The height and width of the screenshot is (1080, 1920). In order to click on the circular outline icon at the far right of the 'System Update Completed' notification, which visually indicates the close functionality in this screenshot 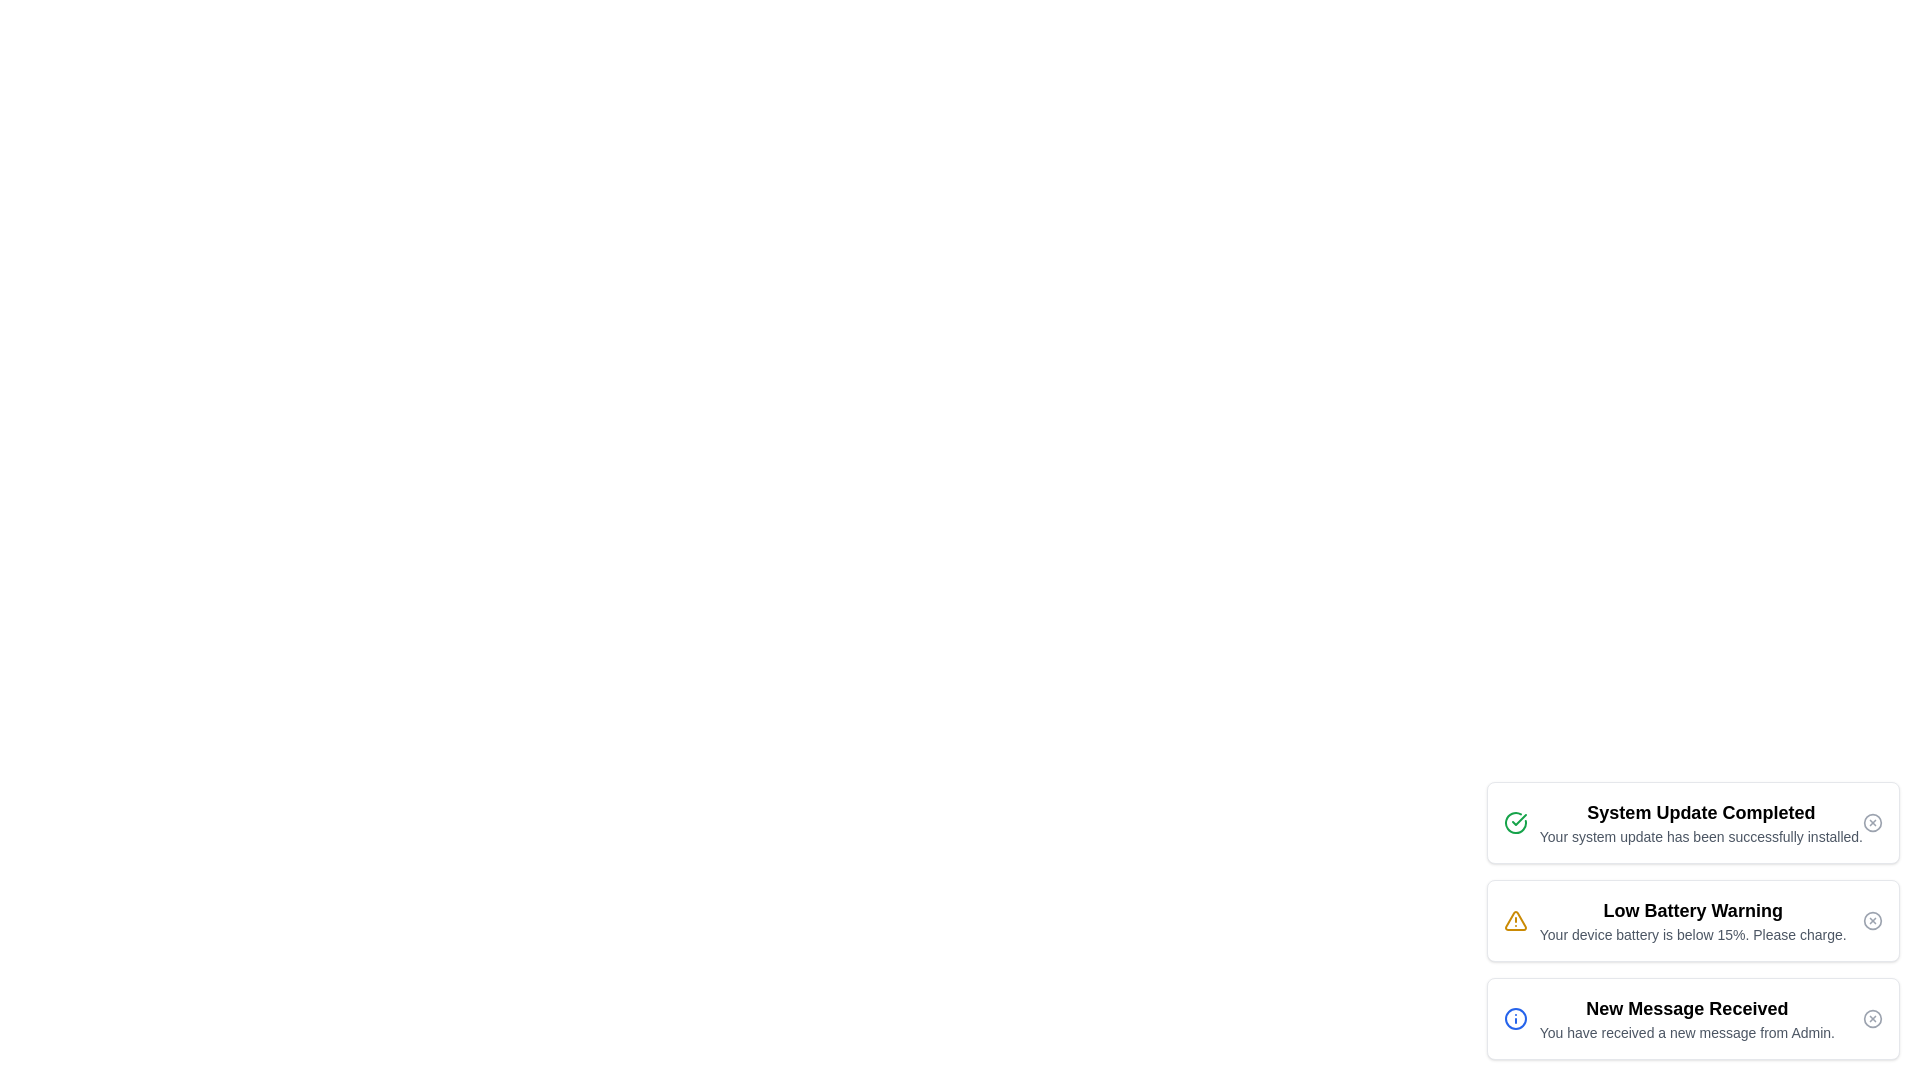, I will do `click(1871, 822)`.